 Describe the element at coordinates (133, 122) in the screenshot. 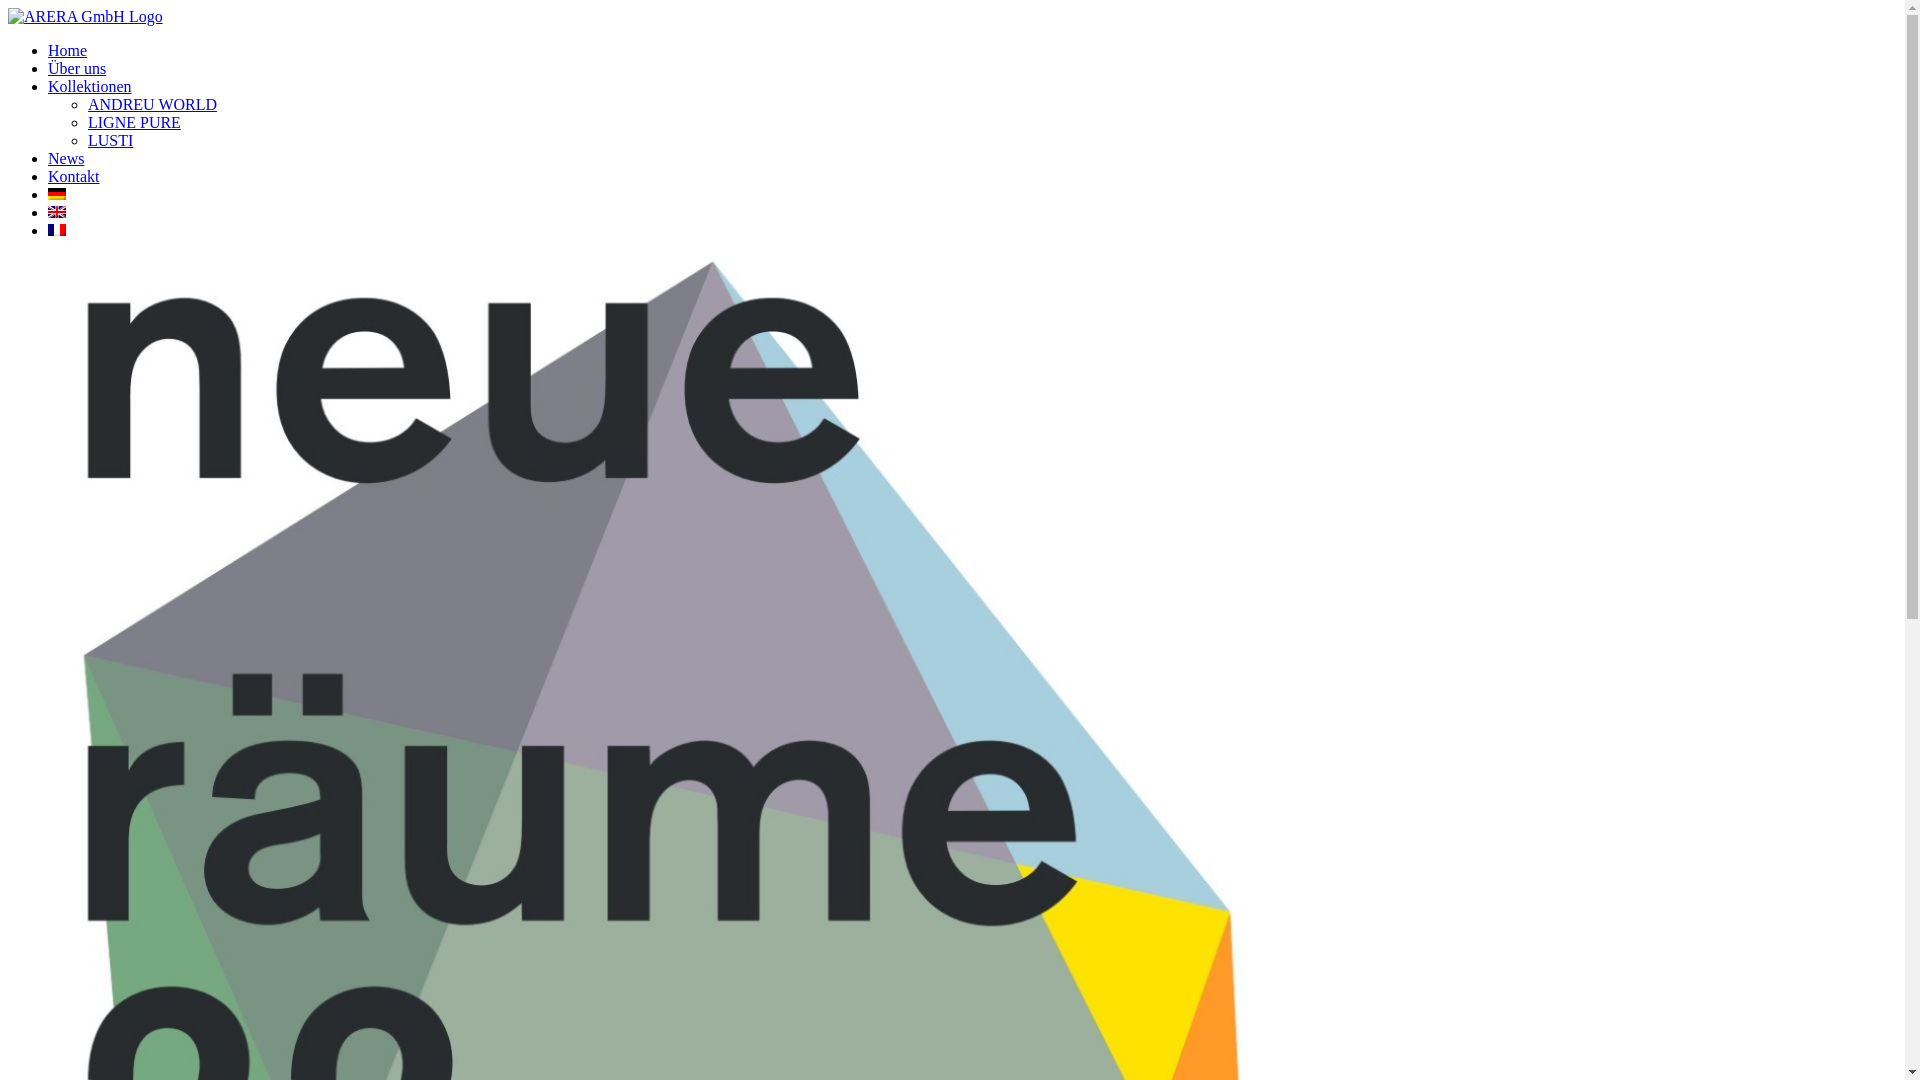

I see `'LIGNE PURE'` at that location.